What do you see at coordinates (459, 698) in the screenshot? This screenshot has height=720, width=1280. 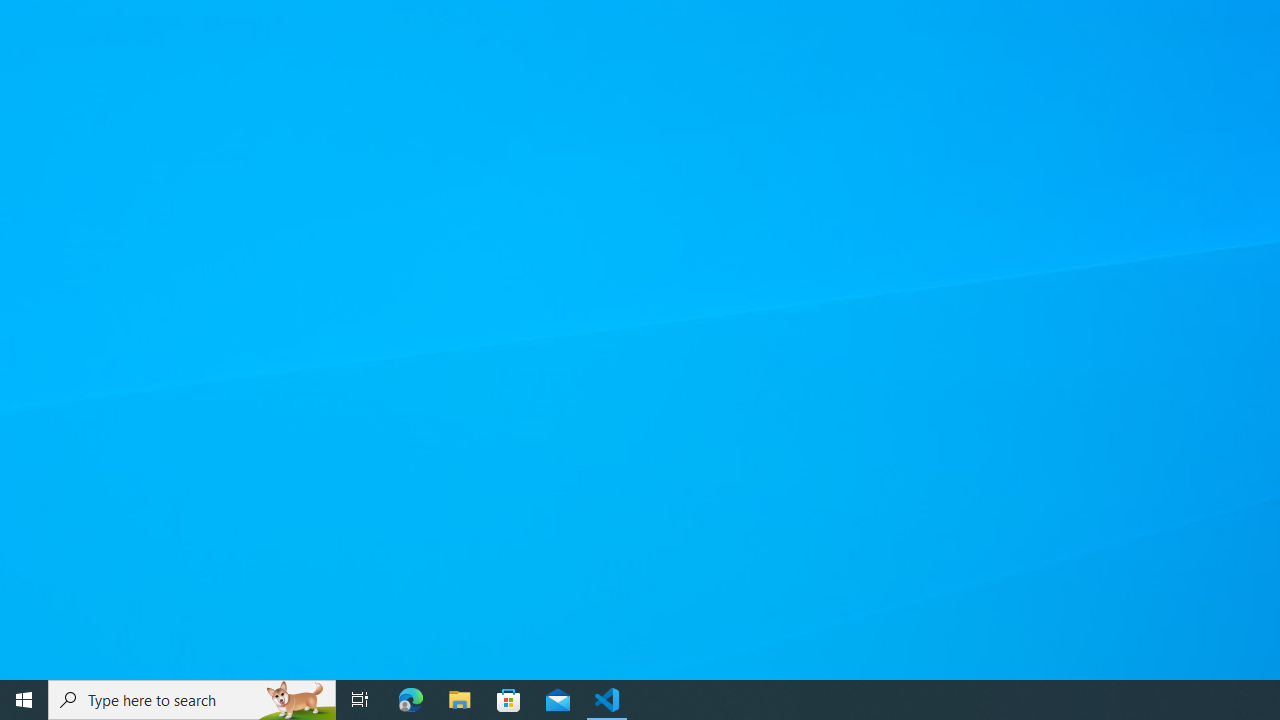 I see `'File Explorer'` at bounding box center [459, 698].